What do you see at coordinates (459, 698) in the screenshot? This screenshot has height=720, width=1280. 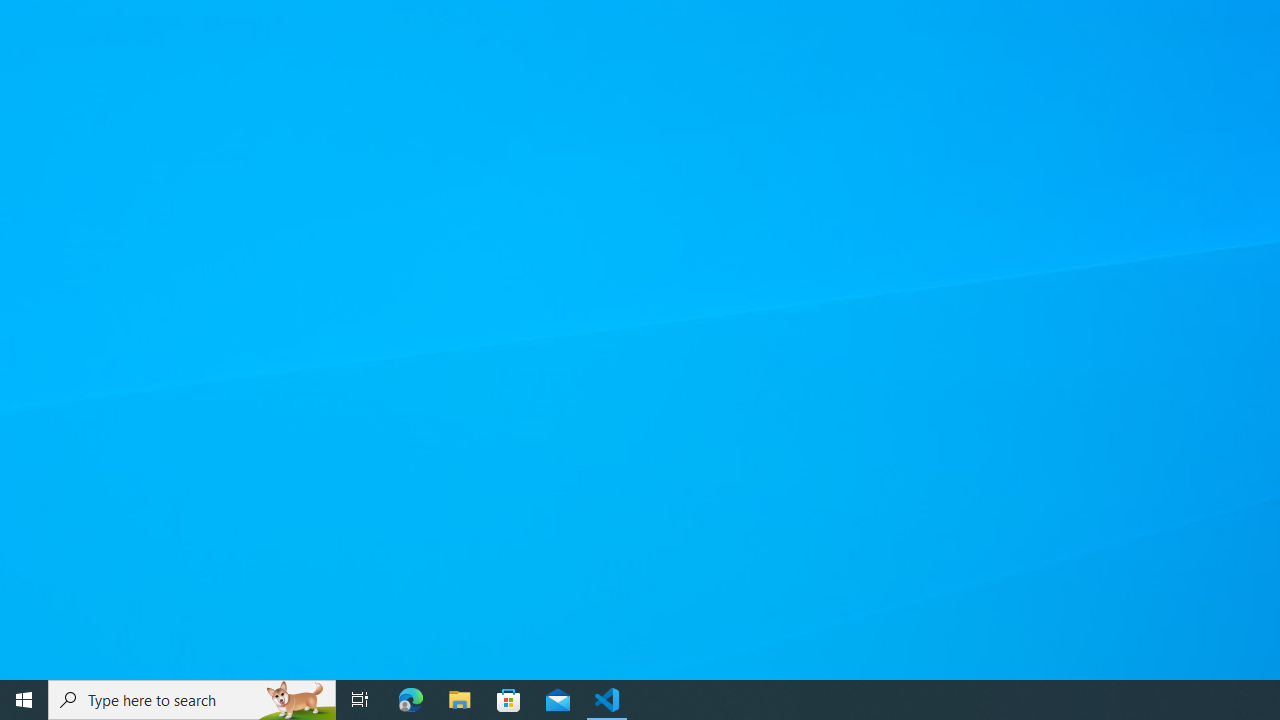 I see `'File Explorer'` at bounding box center [459, 698].